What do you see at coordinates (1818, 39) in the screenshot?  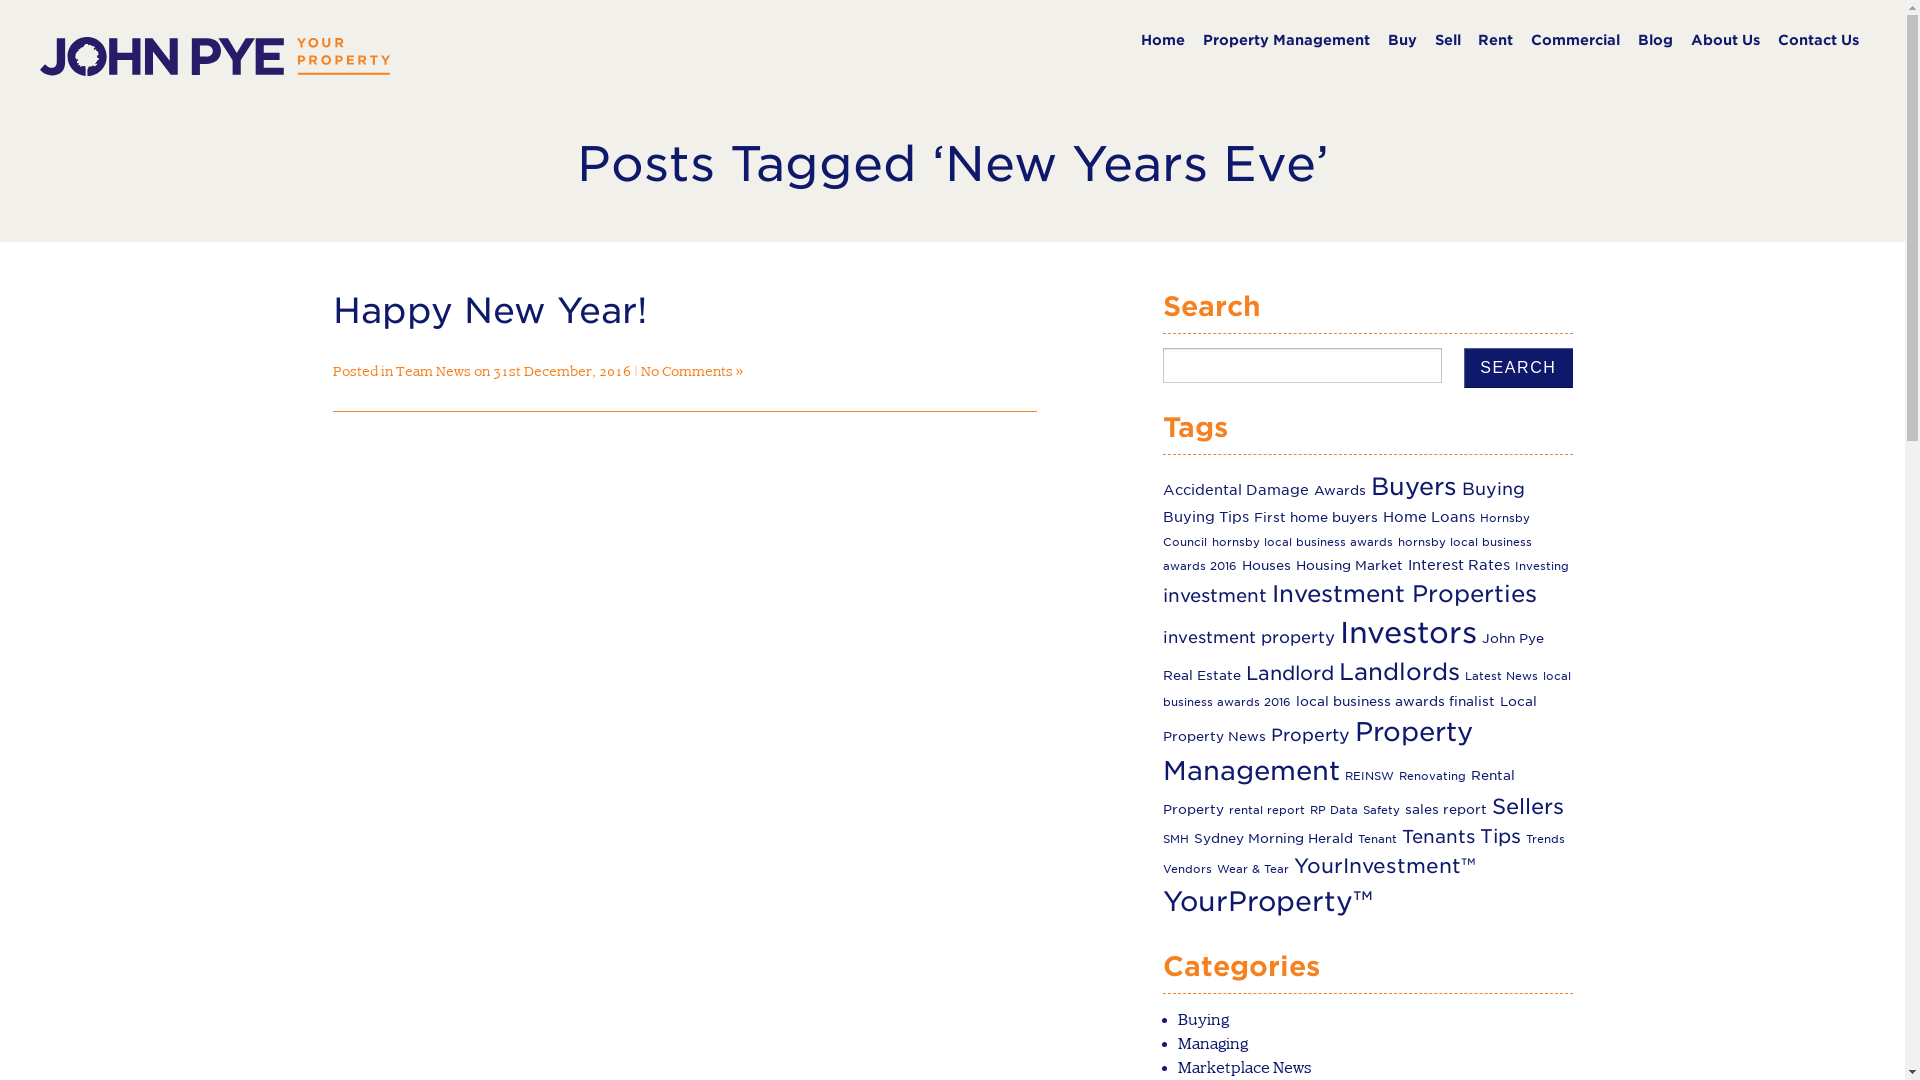 I see `'Contact Us'` at bounding box center [1818, 39].